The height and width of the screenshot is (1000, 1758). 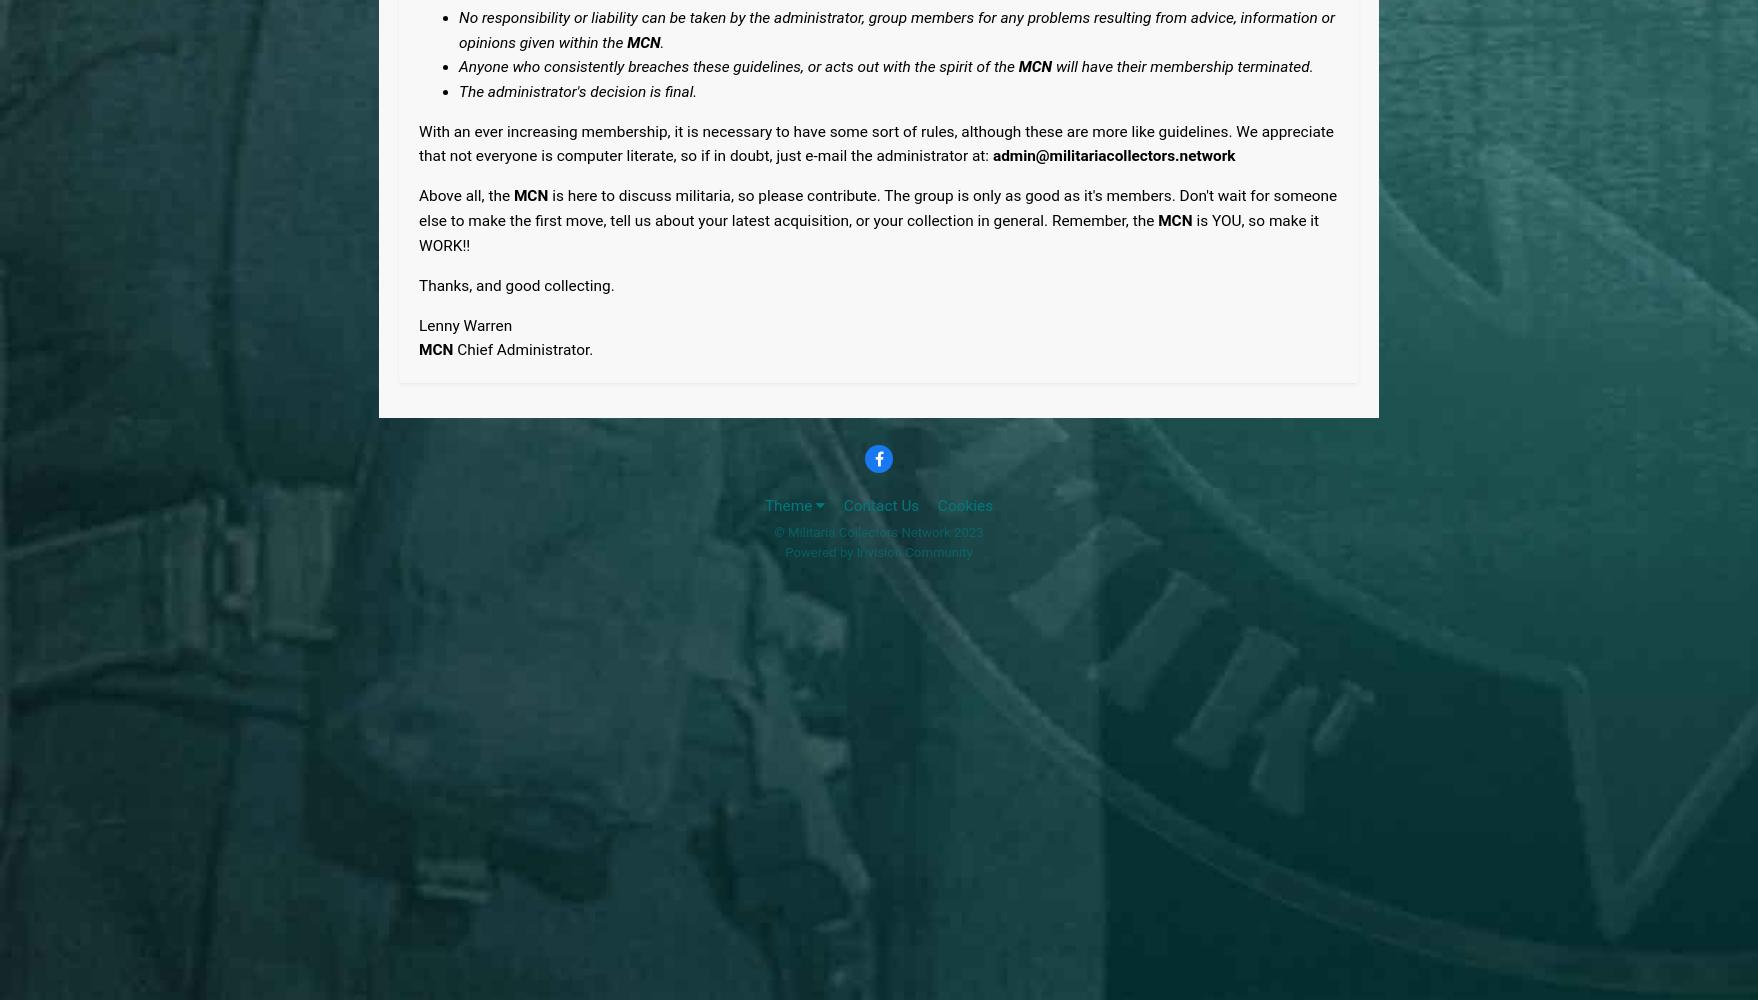 I want to click on 'Thanks, and good collecting.', so click(x=515, y=285).